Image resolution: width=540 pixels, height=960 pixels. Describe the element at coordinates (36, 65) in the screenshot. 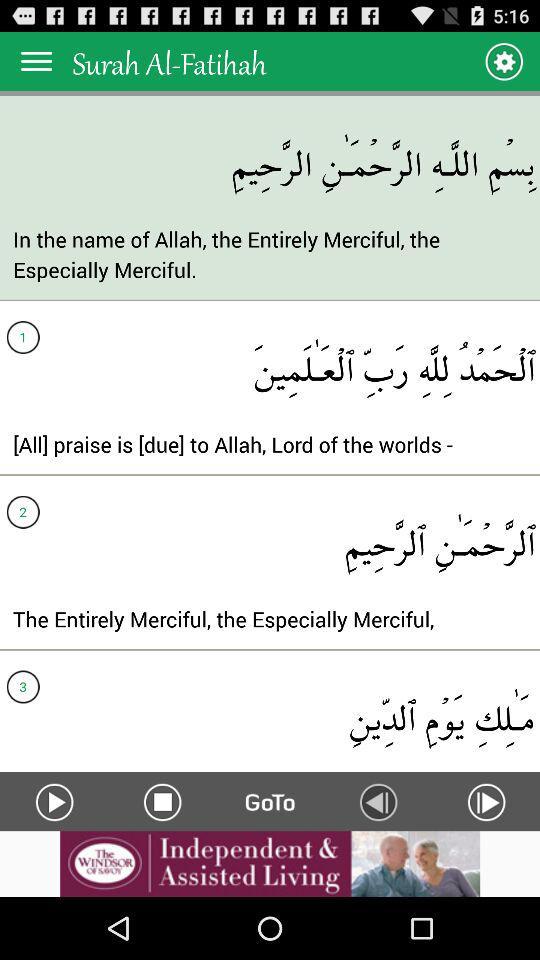

I see `the menu icon` at that location.